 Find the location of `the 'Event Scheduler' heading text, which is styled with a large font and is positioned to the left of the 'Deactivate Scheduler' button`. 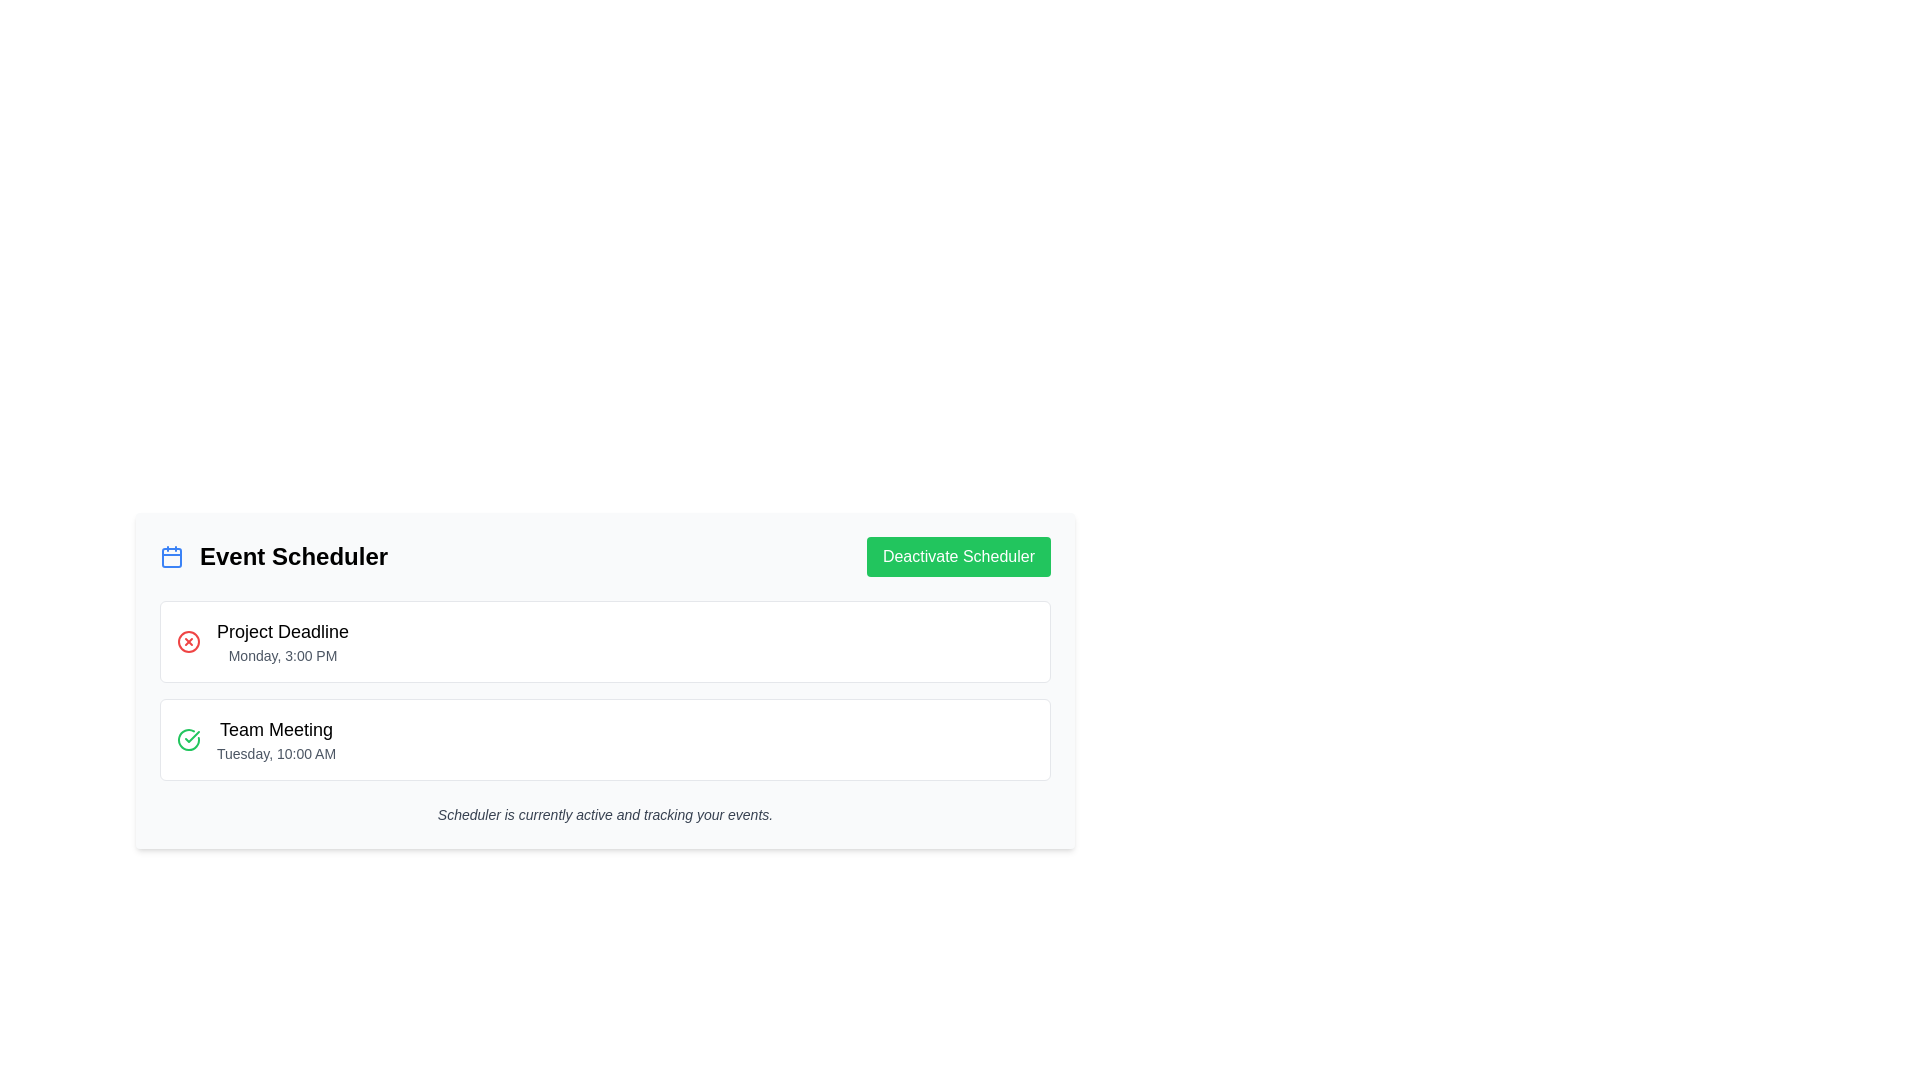

the 'Event Scheduler' heading text, which is styled with a large font and is positioned to the left of the 'Deactivate Scheduler' button is located at coordinates (272, 556).